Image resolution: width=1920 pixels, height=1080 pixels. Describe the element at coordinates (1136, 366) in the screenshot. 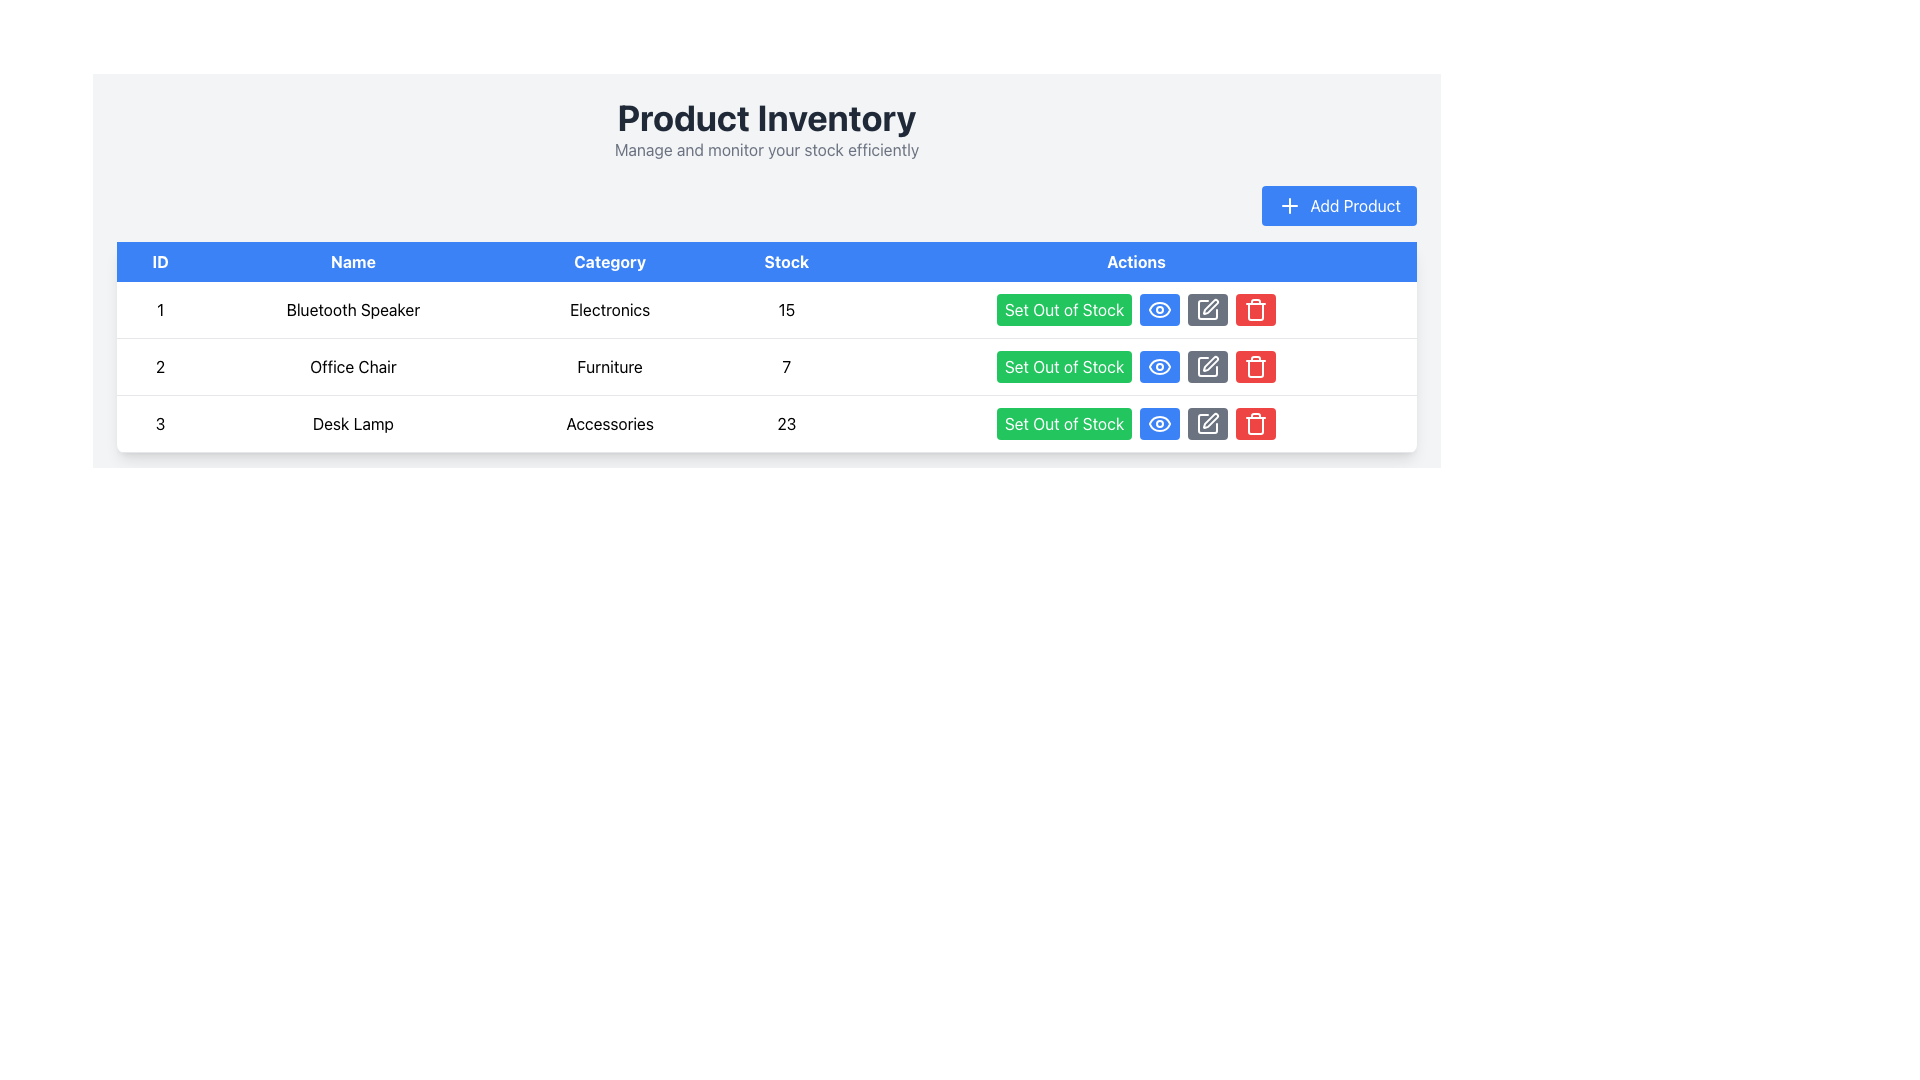

I see `the first button in the 'Actions' column of the second row` at that location.